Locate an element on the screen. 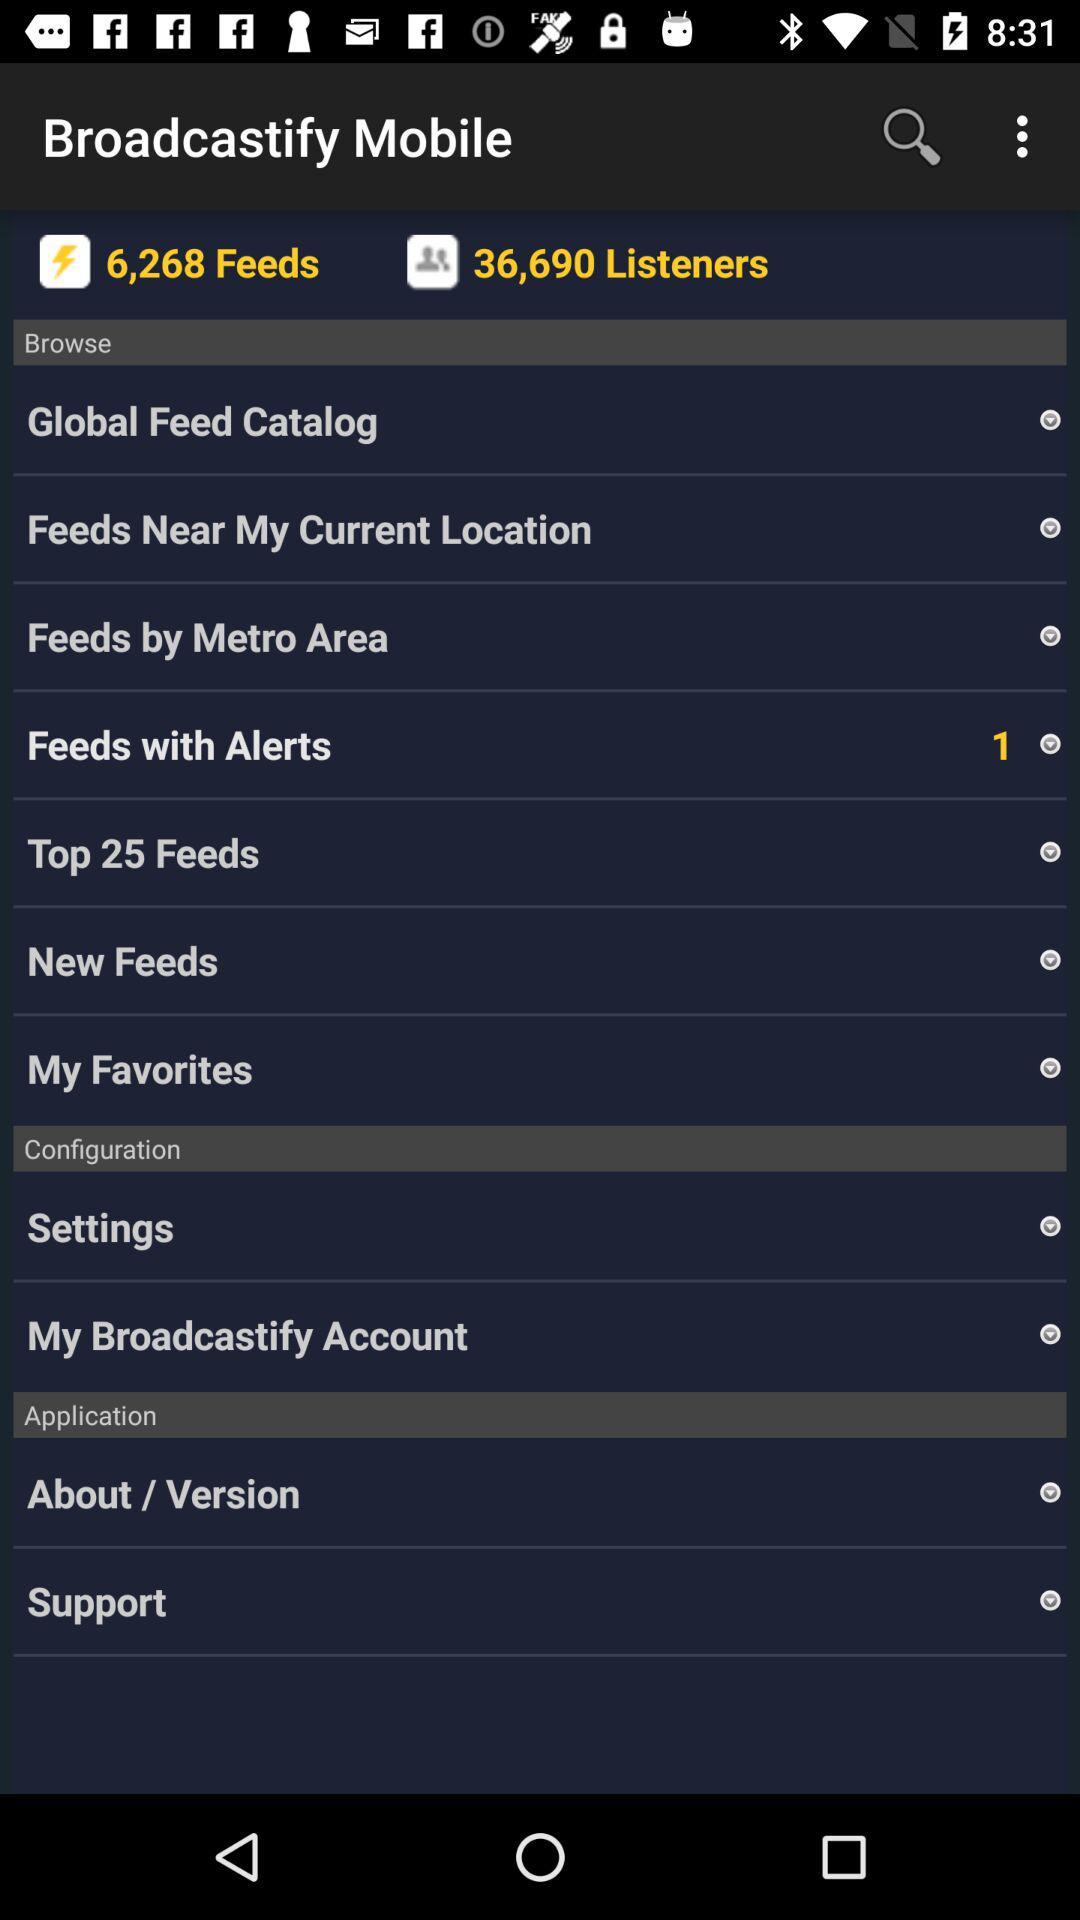 Image resolution: width=1080 pixels, height=1920 pixels. the feeds with alerts item is located at coordinates (178, 743).